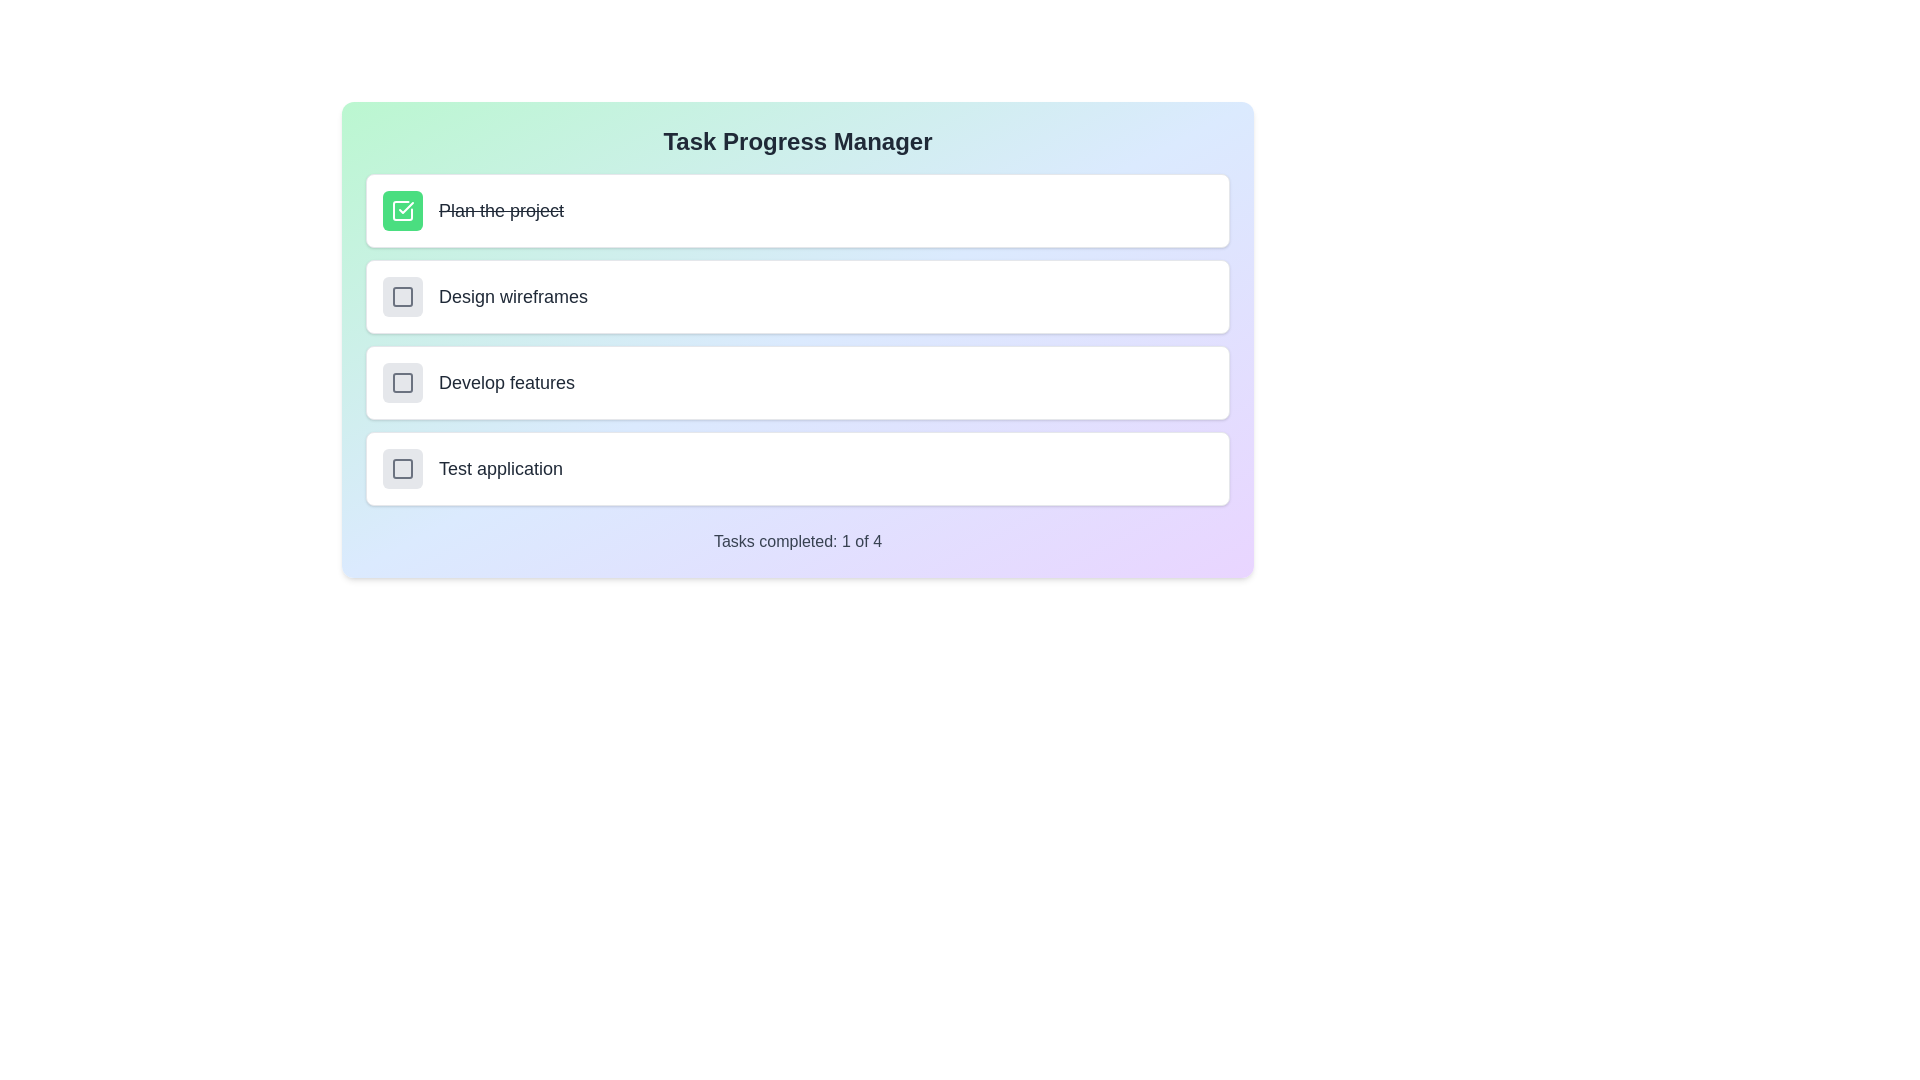 This screenshot has width=1920, height=1080. Describe the element at coordinates (402, 382) in the screenshot. I see `the small gray checkbox icon located to the left of the text 'Develop features' in the task list` at that location.